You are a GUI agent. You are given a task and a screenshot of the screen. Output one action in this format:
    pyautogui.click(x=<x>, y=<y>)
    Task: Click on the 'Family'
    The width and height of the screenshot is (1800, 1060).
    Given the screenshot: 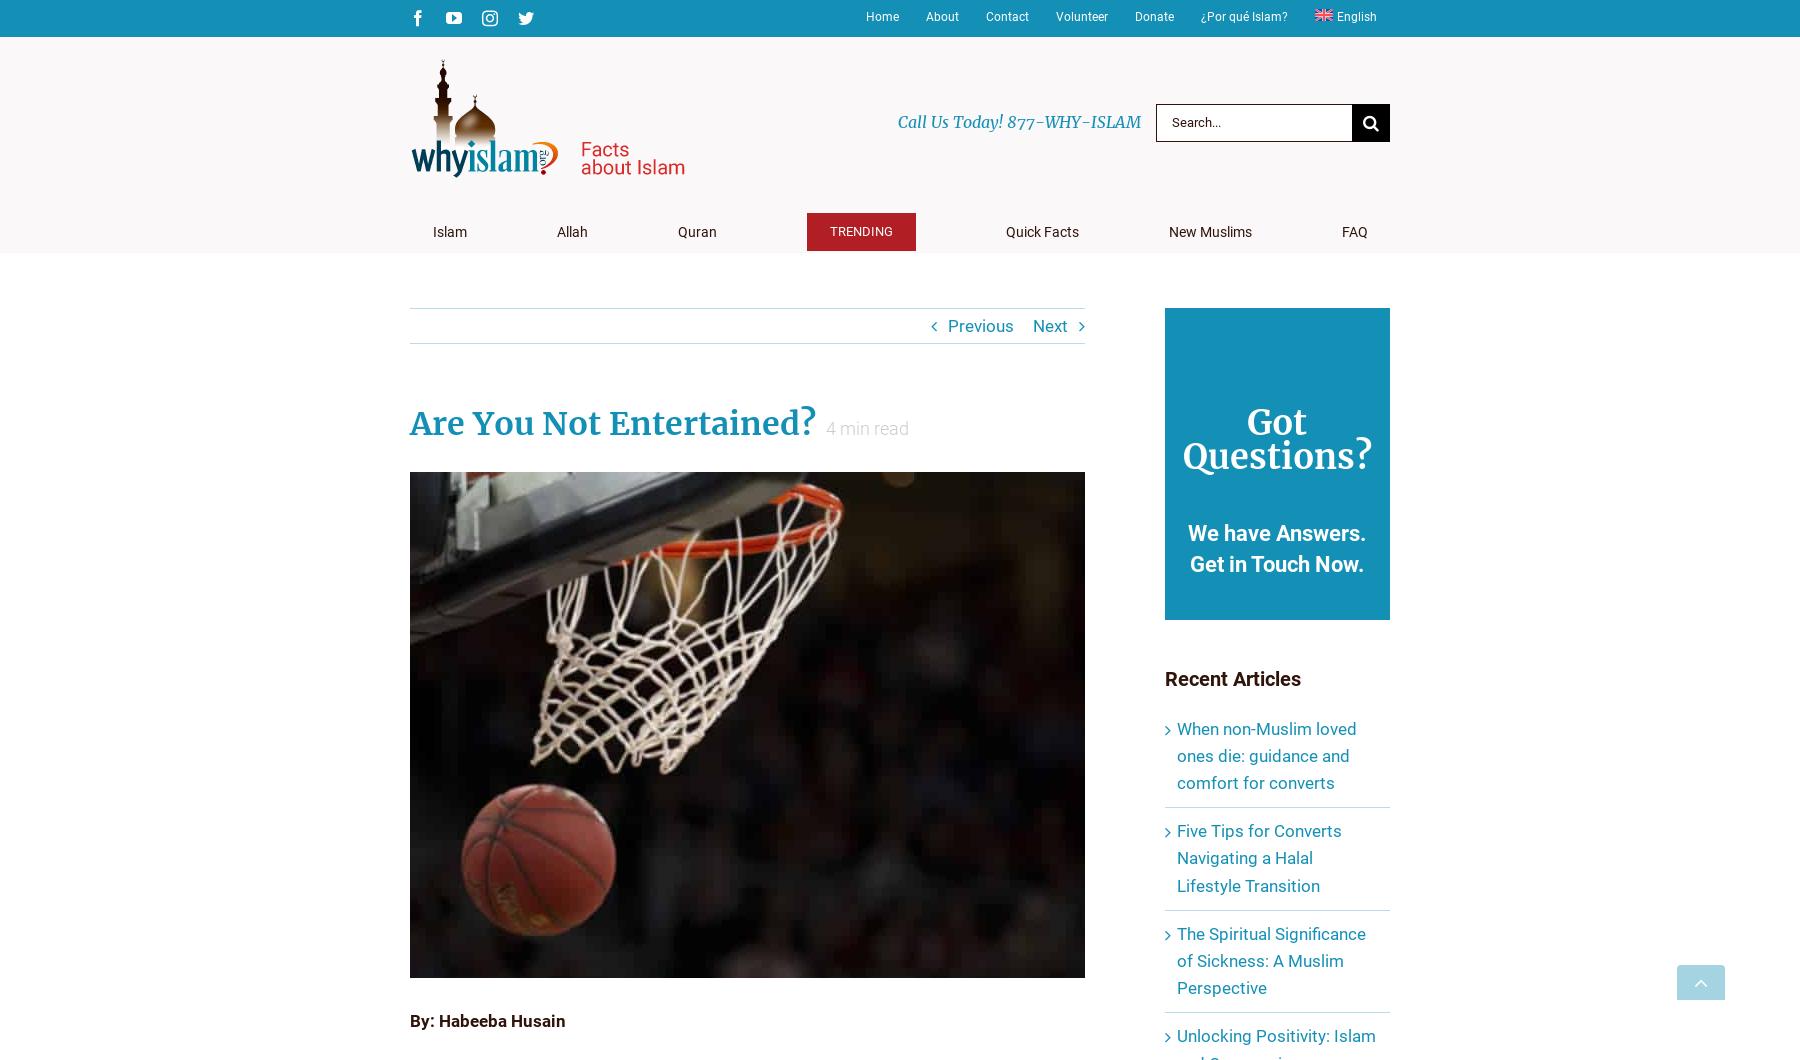 What is the action you would take?
    pyautogui.click(x=1205, y=312)
    